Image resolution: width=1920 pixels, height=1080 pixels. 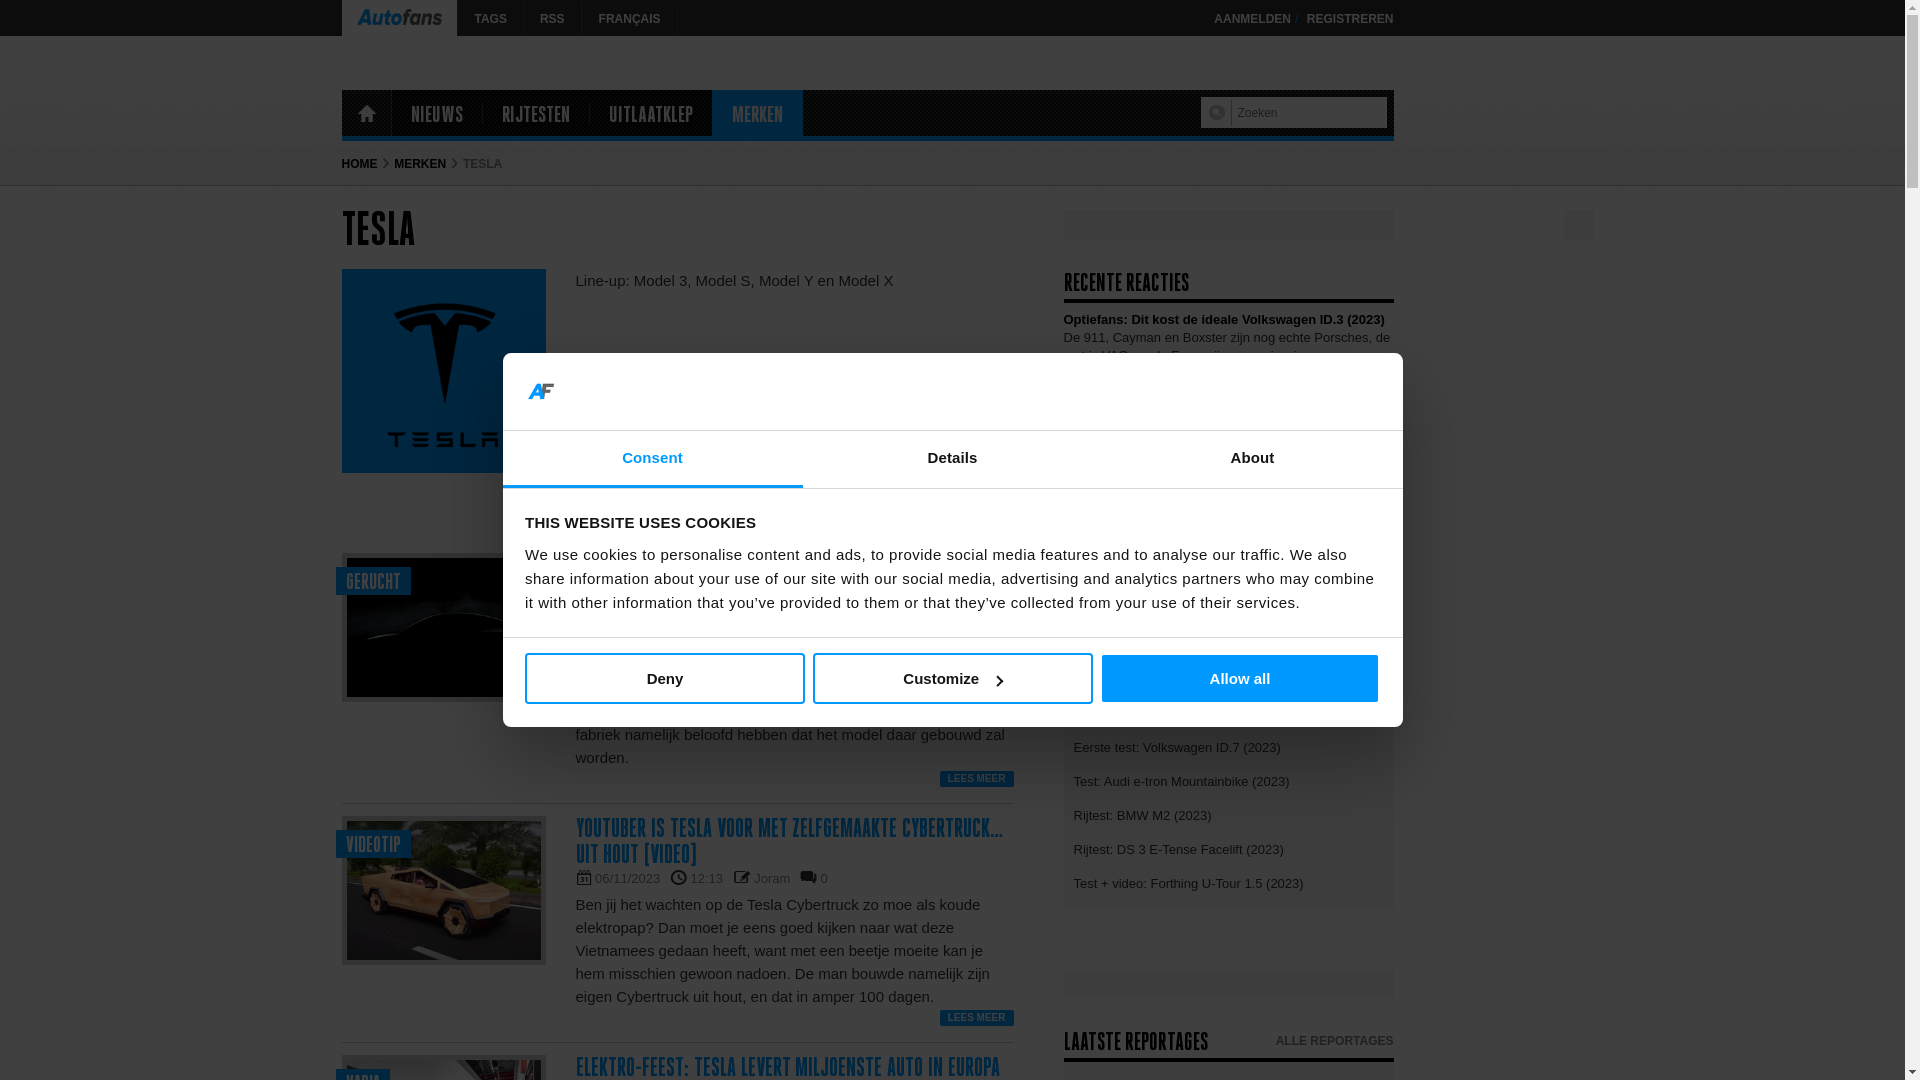 I want to click on 'RSS', so click(x=552, y=18).